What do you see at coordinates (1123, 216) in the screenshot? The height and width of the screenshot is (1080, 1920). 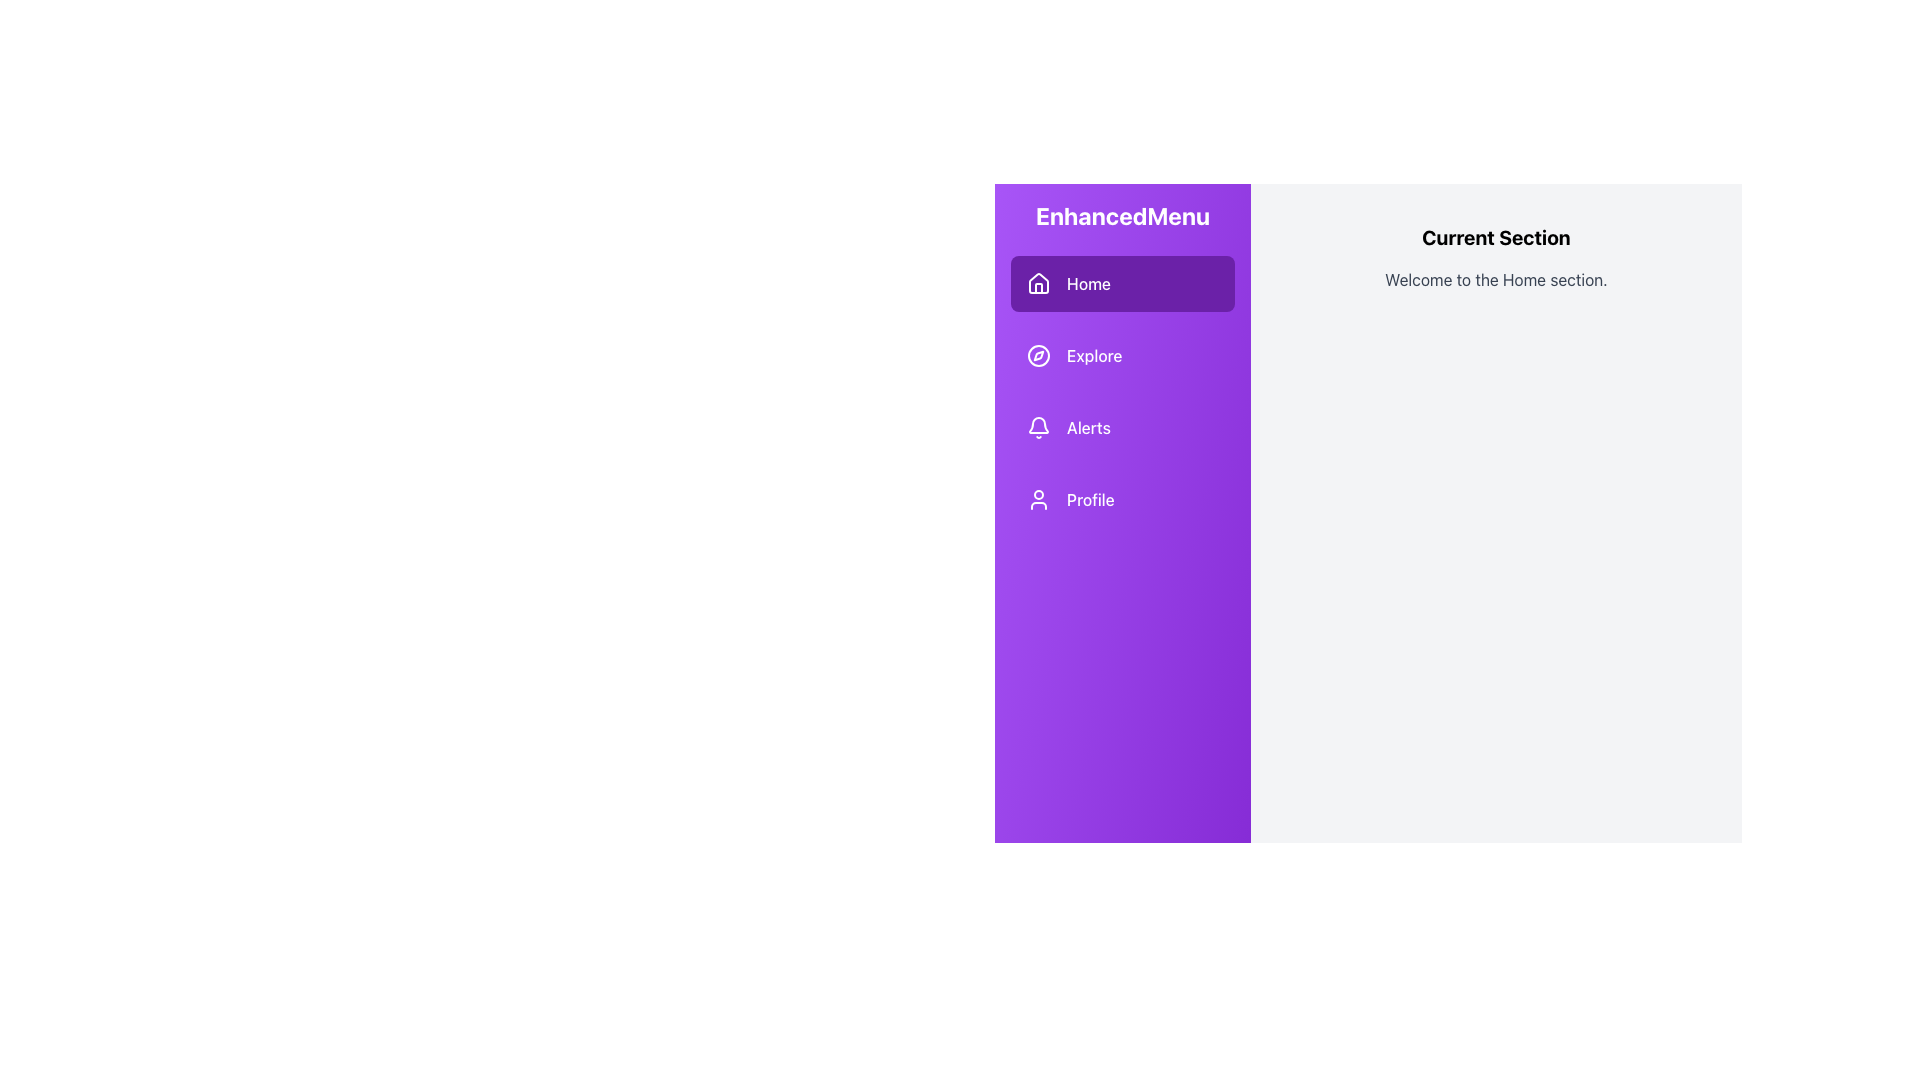 I see `the static text label 'EnhancedMenu' at the top of the sidebar menu, which serves as a title for the menu's content` at bounding box center [1123, 216].